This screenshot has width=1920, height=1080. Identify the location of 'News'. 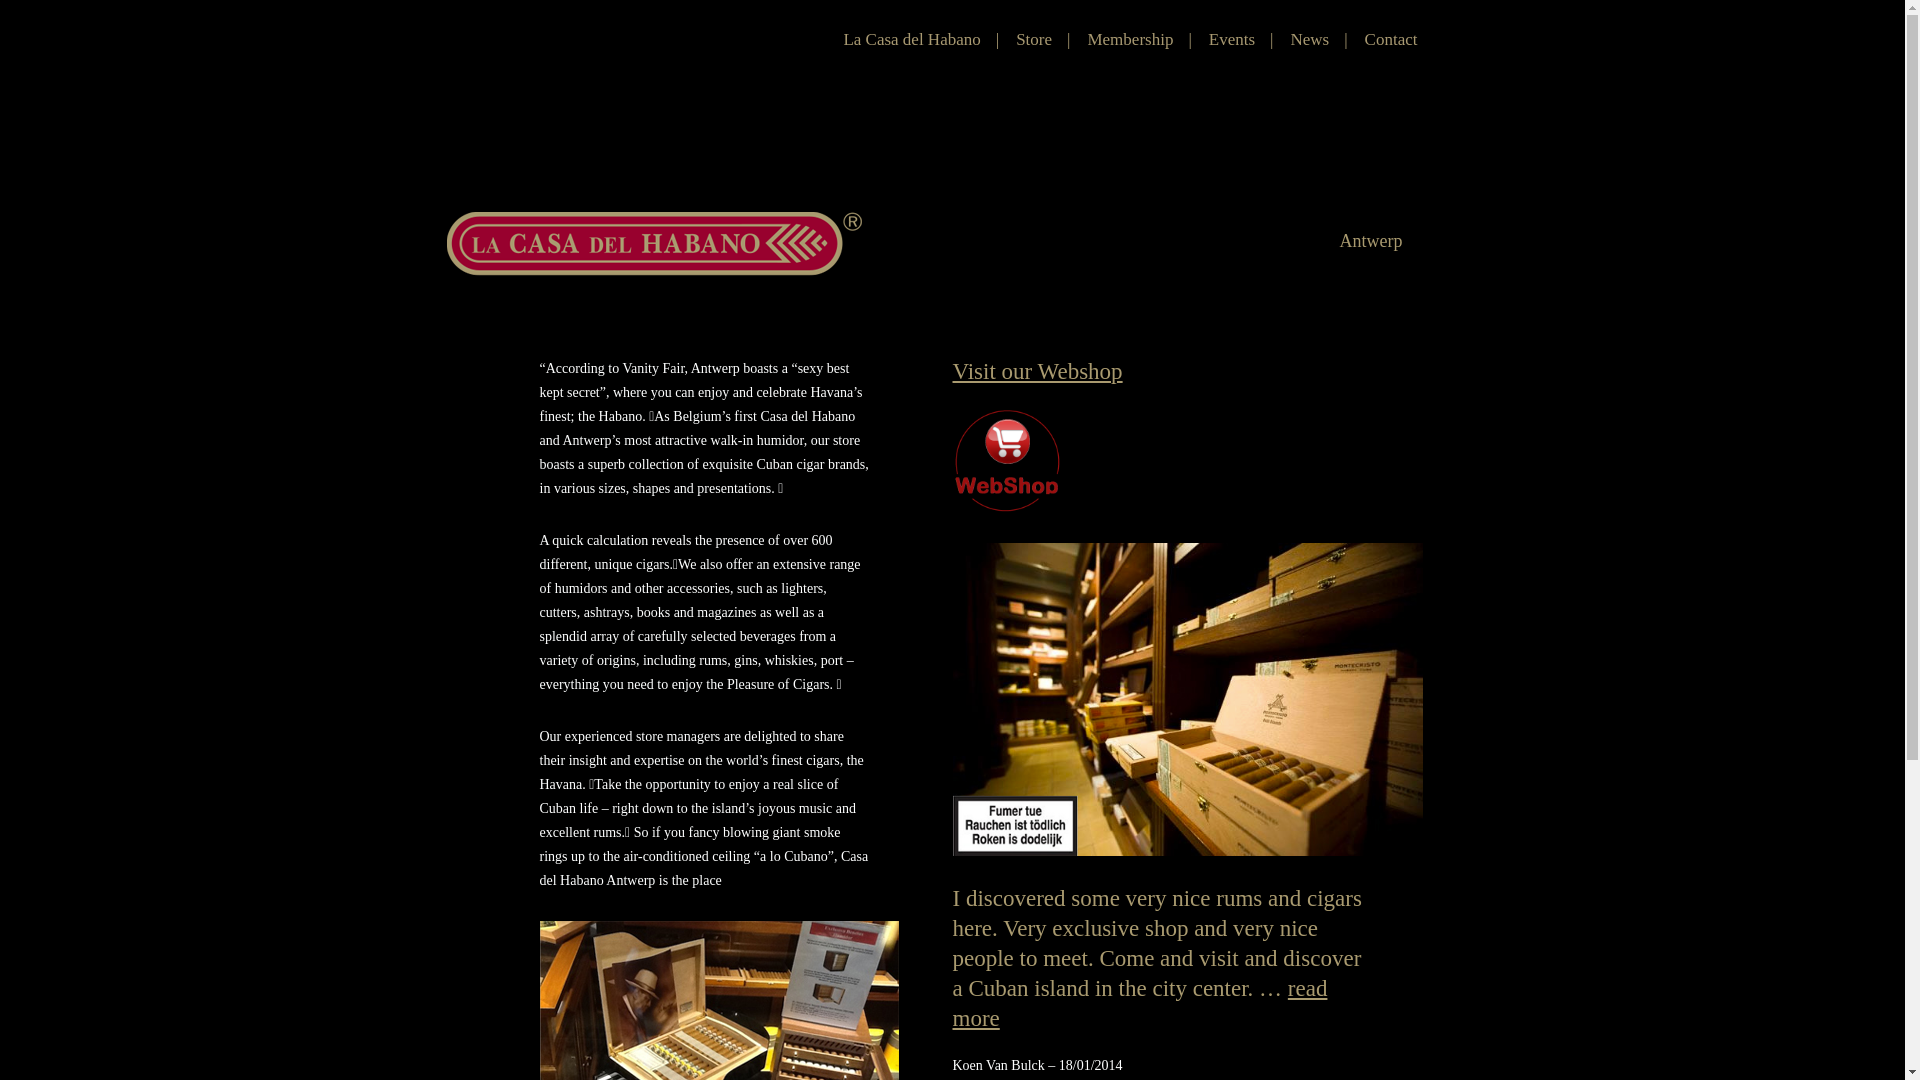
(1309, 39).